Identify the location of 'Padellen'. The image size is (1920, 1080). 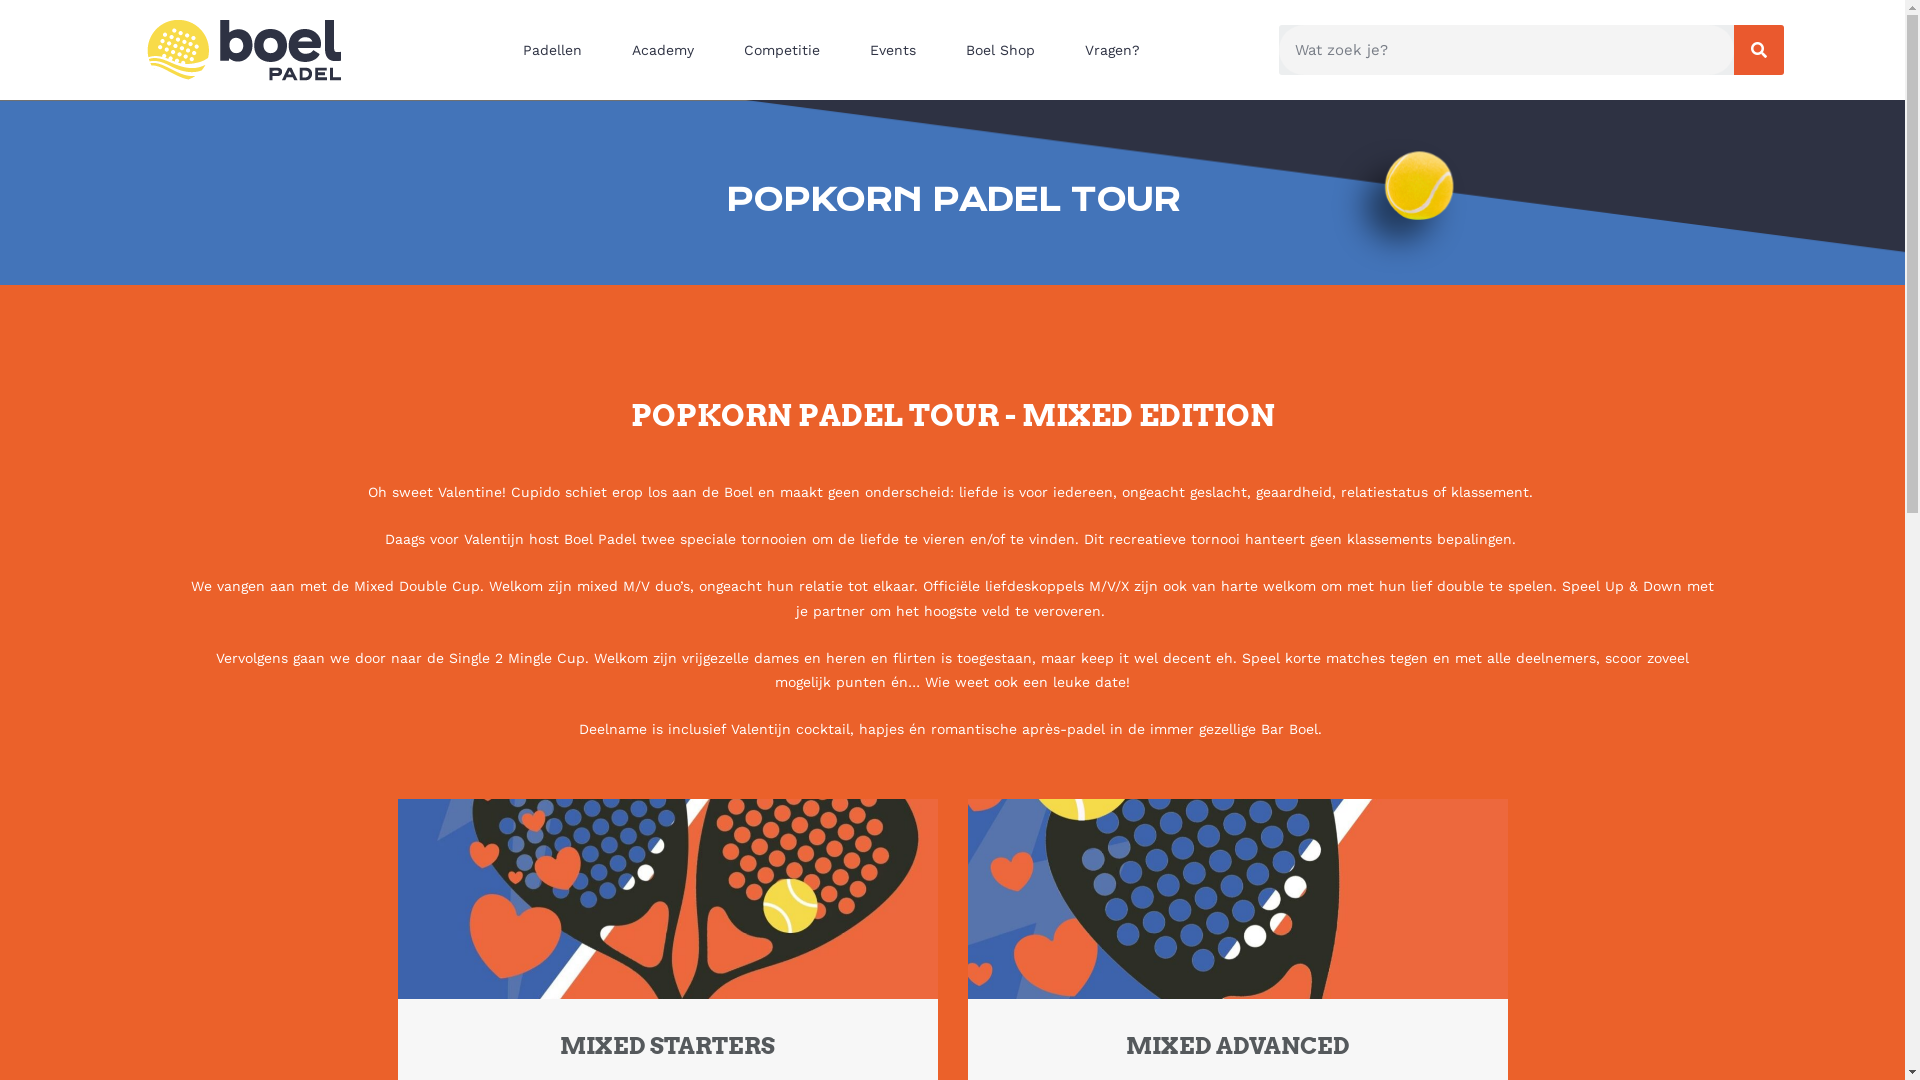
(557, 49).